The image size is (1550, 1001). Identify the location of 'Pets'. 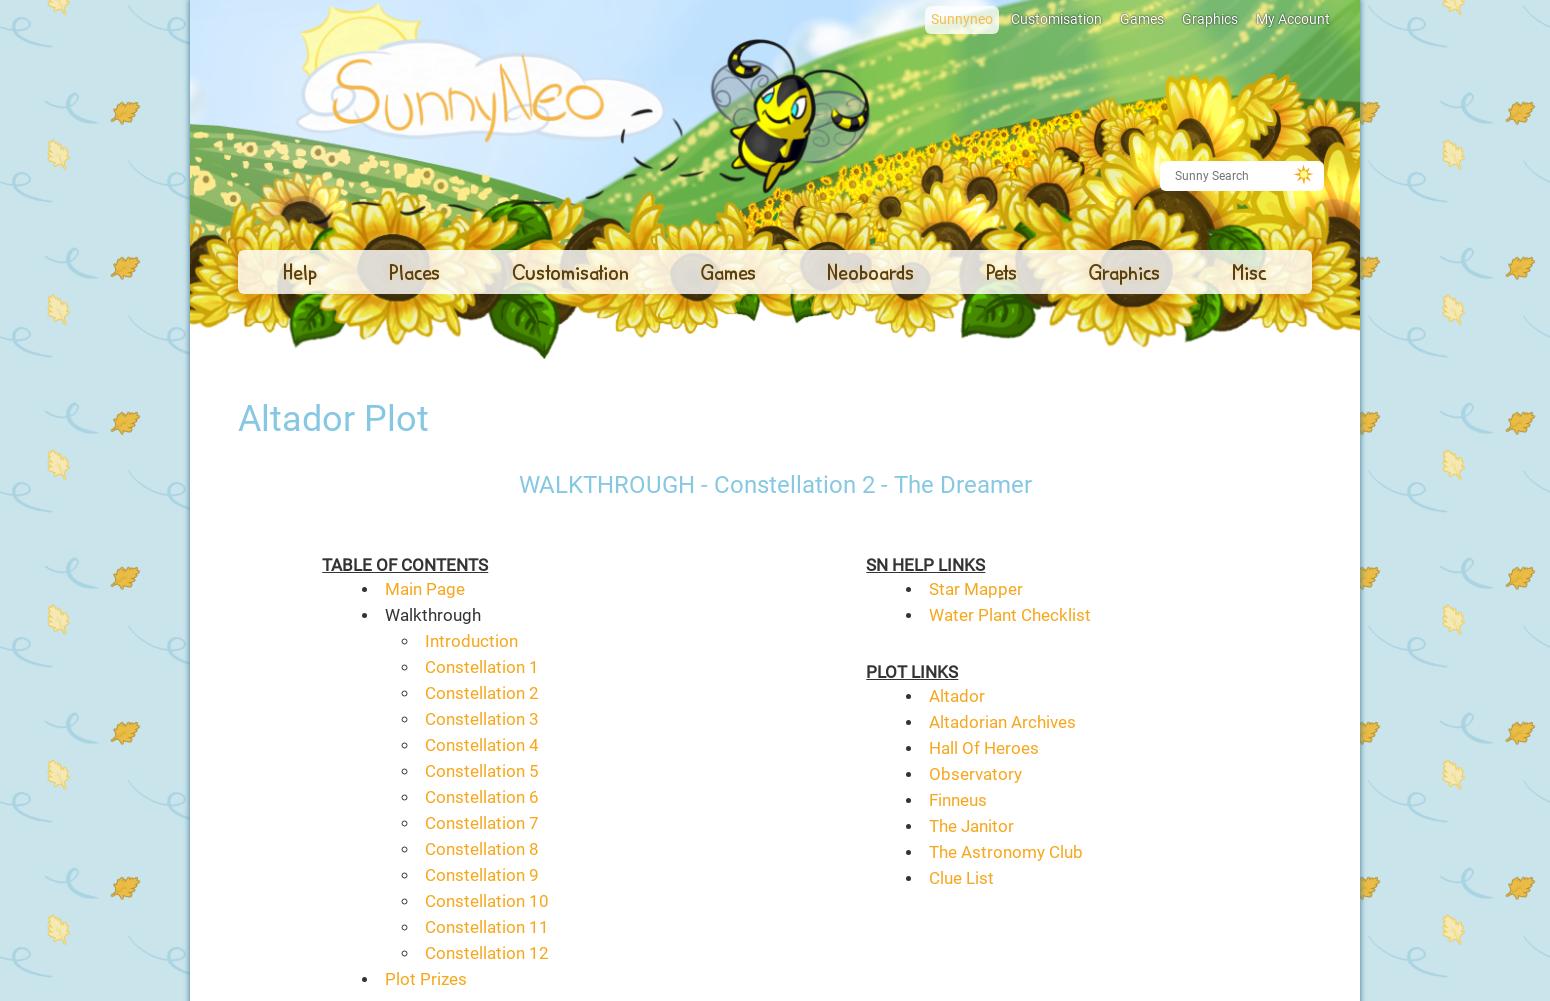
(984, 270).